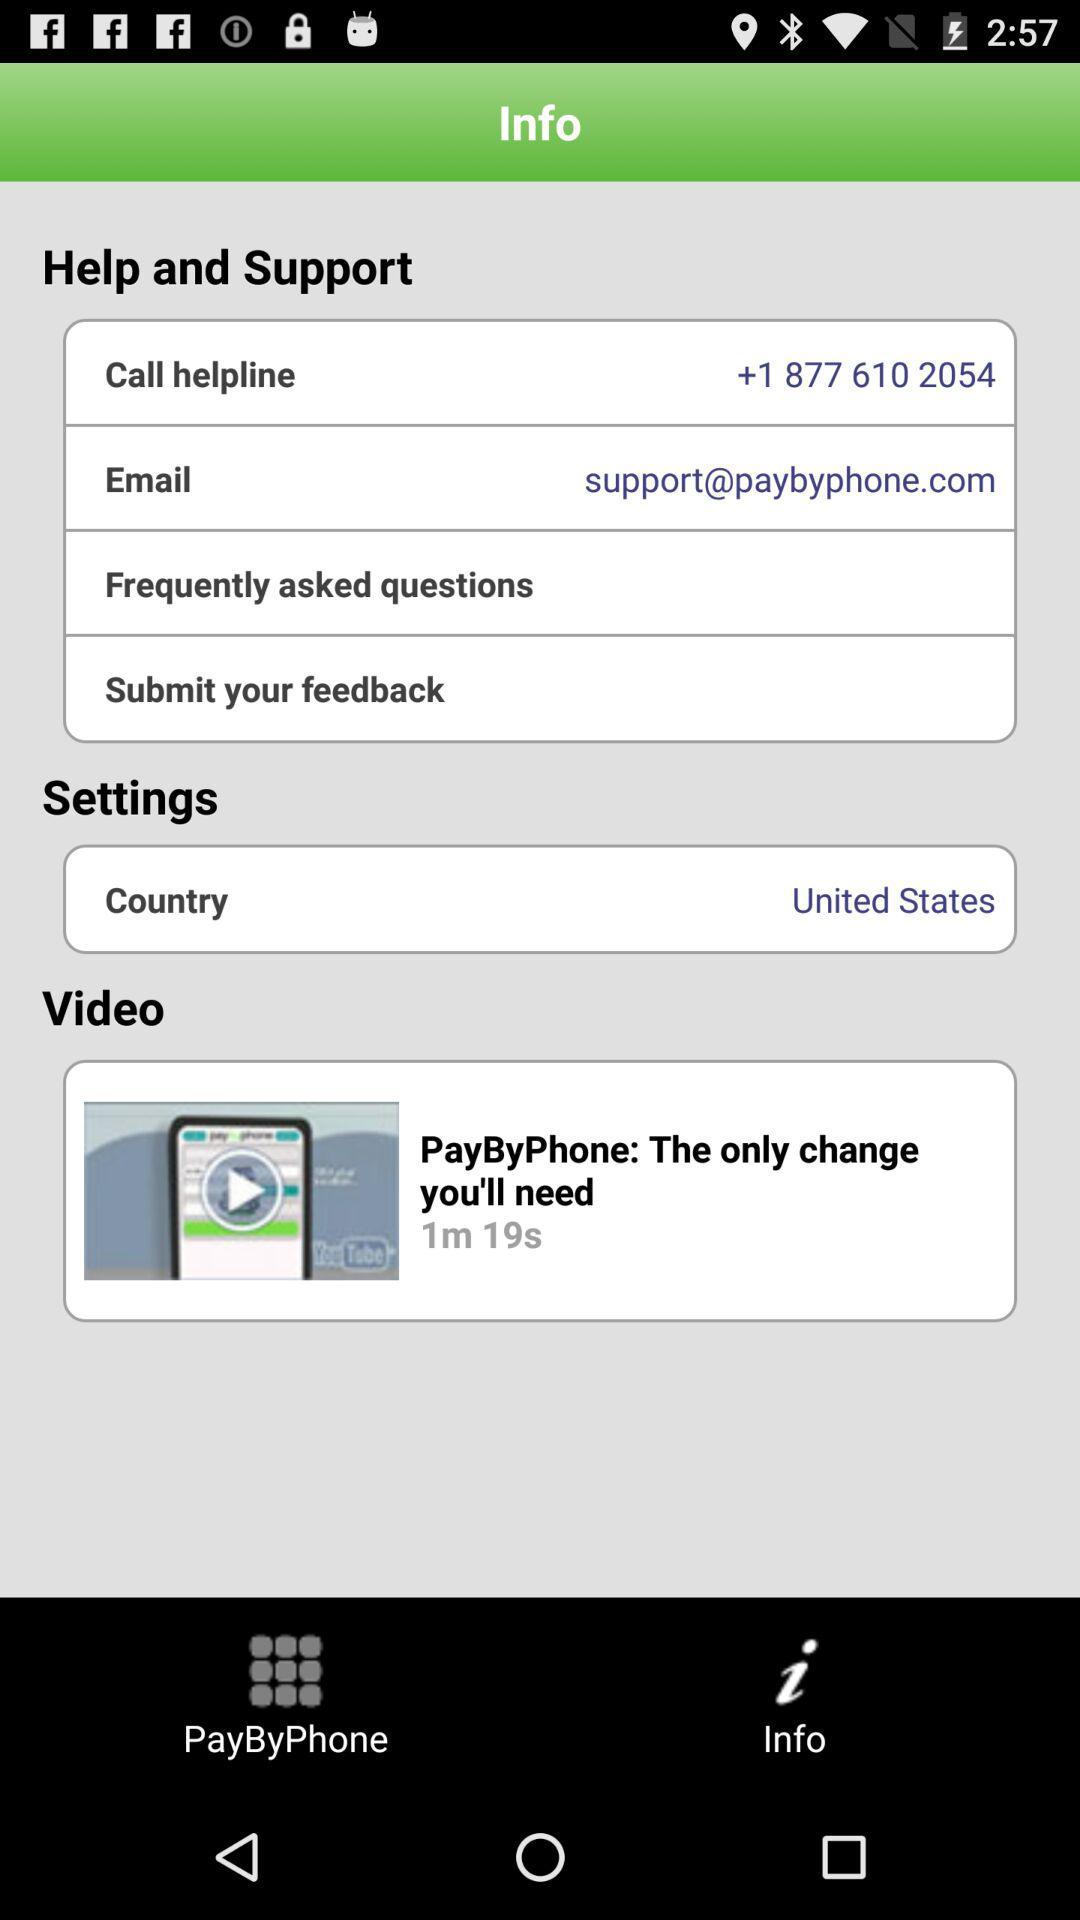 This screenshot has width=1080, height=1920. I want to click on give feedback about the app, so click(540, 688).